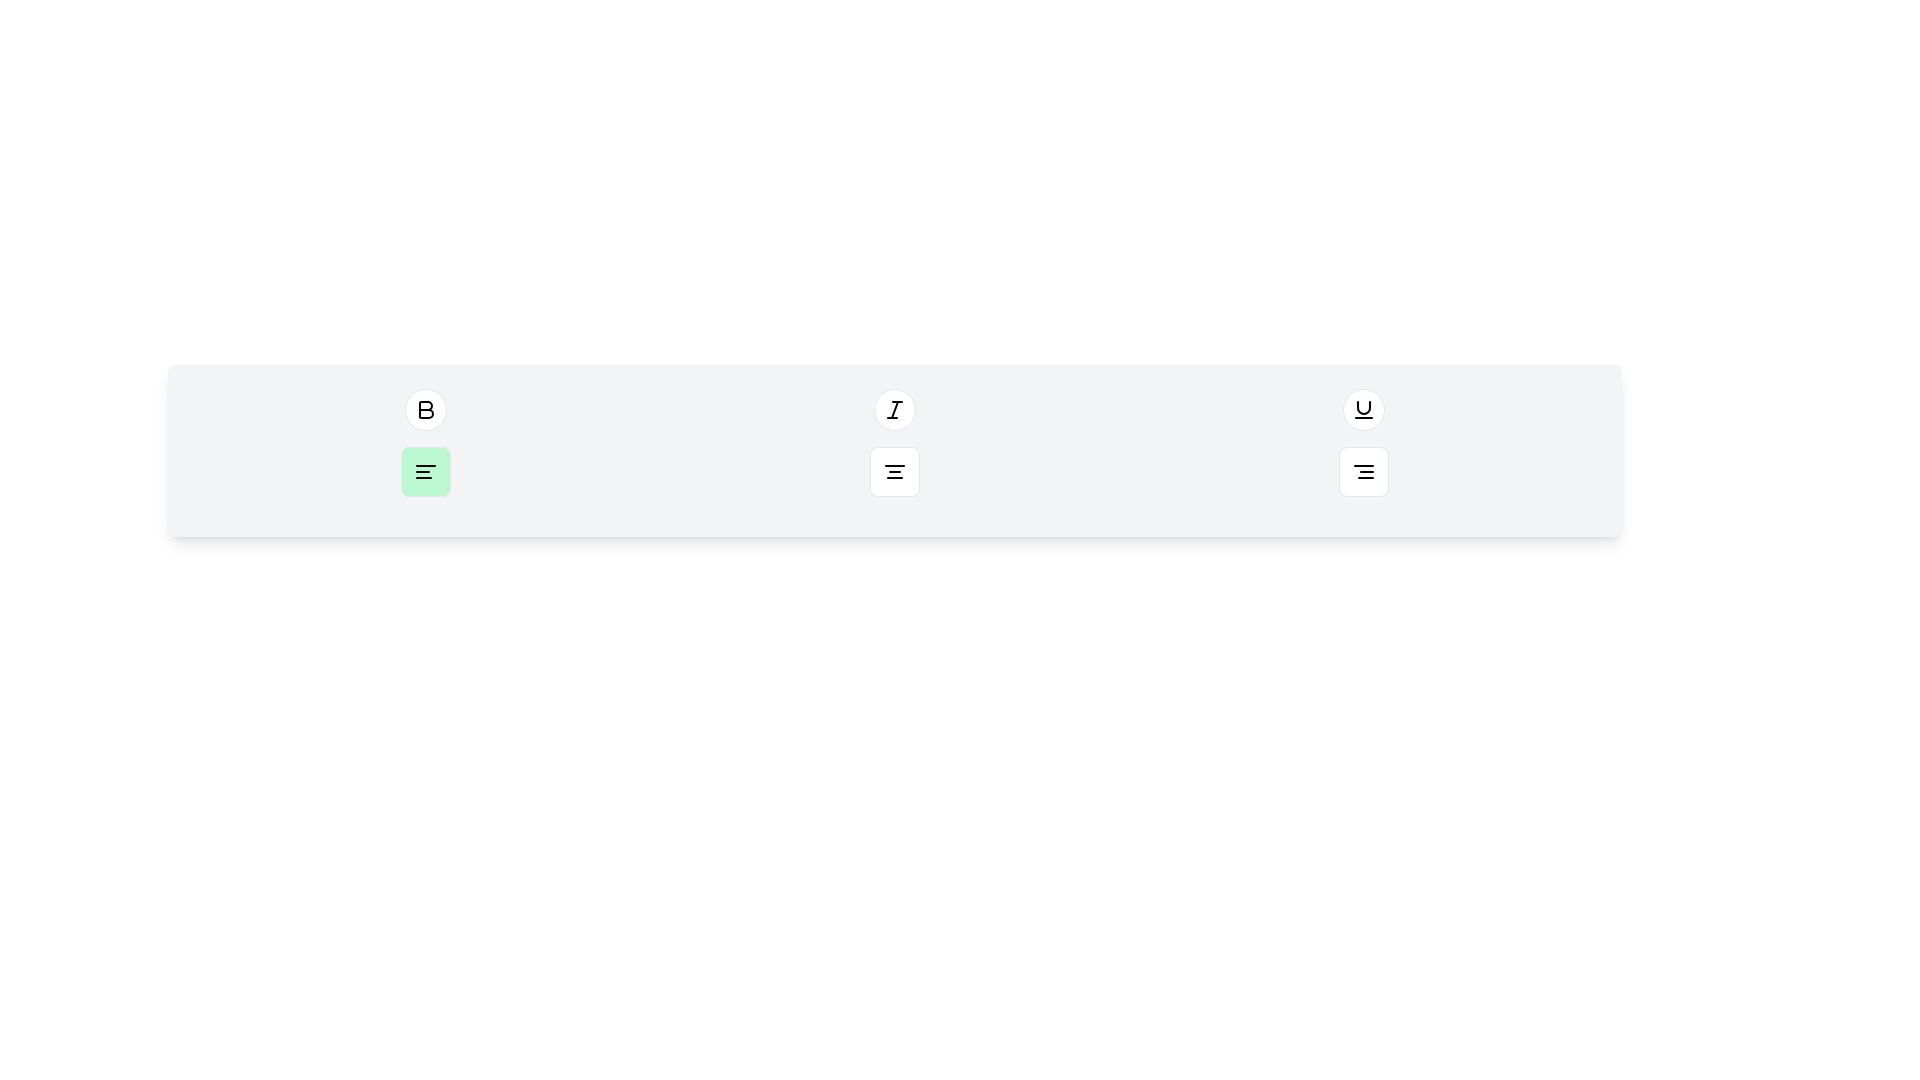 The height and width of the screenshot is (1080, 1920). Describe the element at coordinates (1362, 471) in the screenshot. I see `the rightmost button in the UI control group to align text or content to the right` at that location.